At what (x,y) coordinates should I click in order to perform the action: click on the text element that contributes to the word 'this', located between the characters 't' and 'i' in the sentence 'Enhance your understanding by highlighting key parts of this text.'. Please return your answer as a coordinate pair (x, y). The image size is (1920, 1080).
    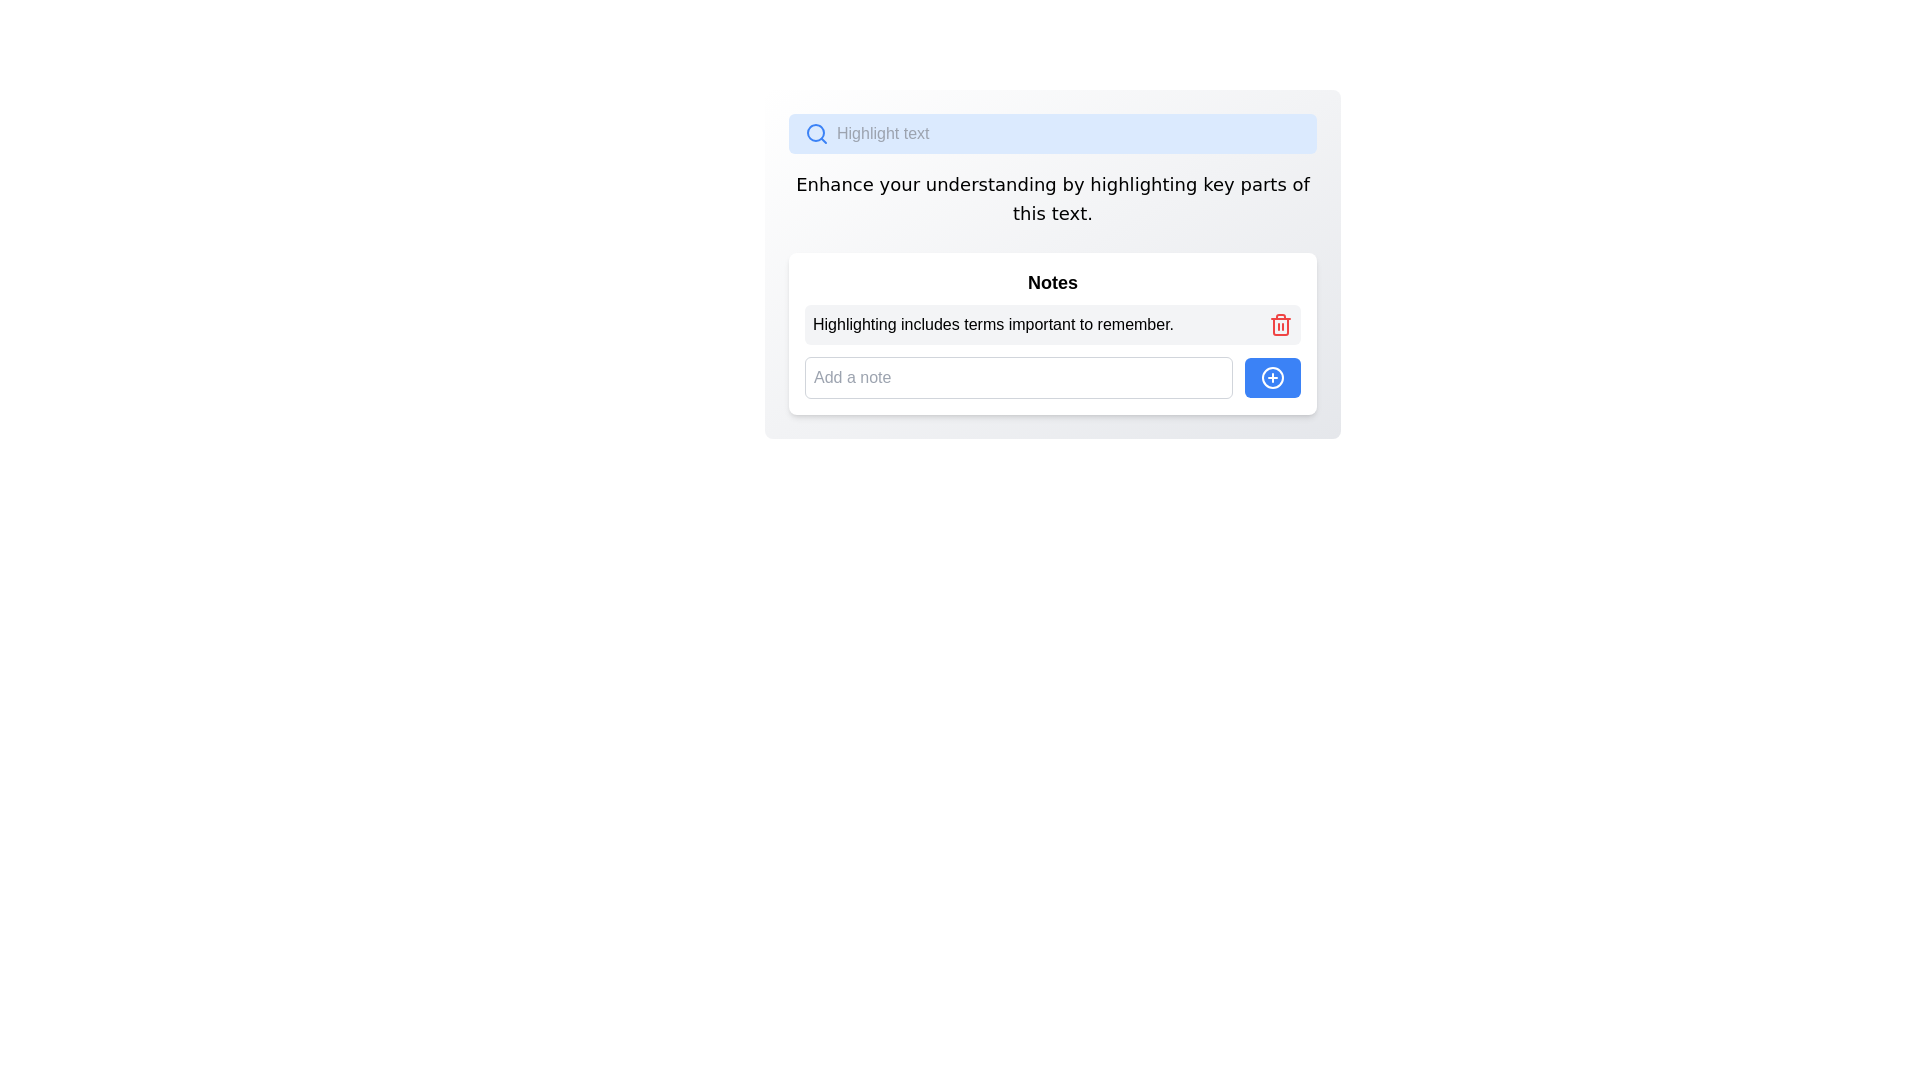
    Looking at the image, I should click on (1025, 213).